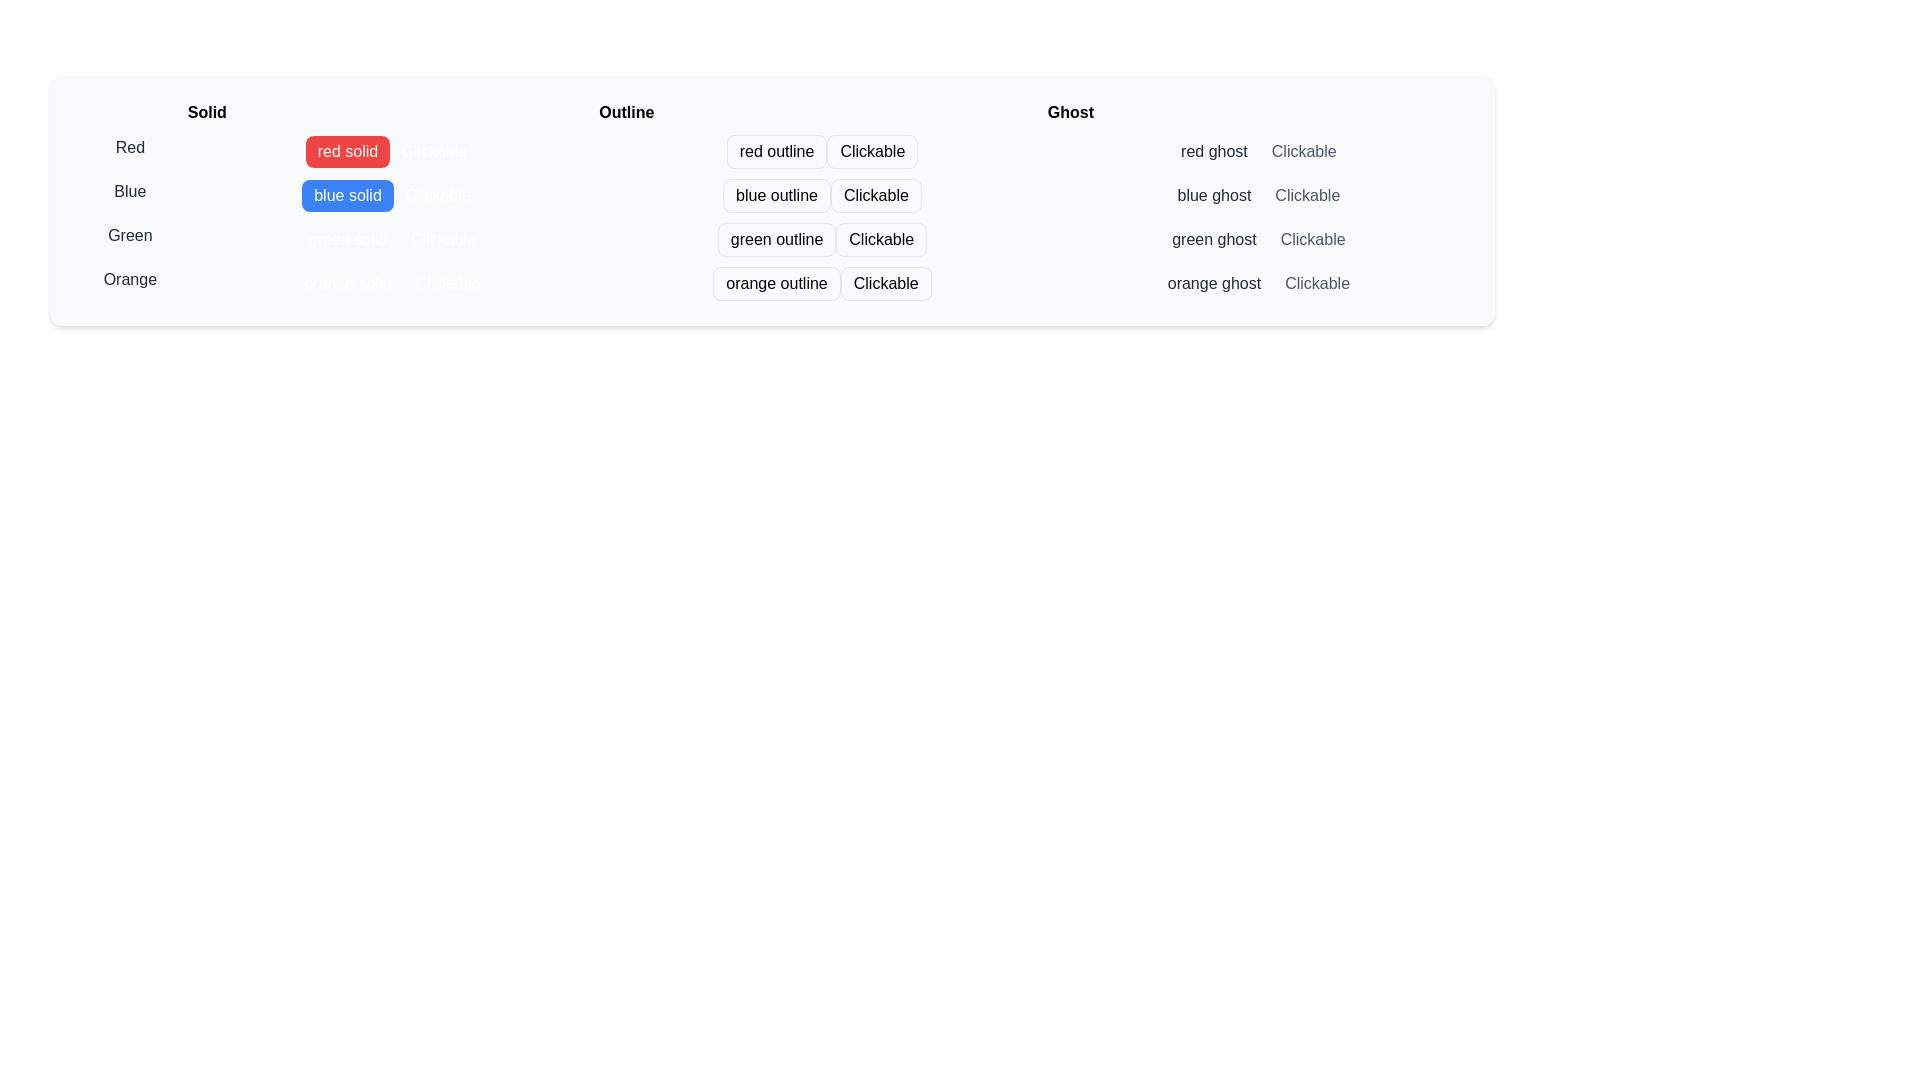  Describe the element at coordinates (1257, 146) in the screenshot. I see `the text label indicating 'red ghost' in the top row of the 'Ghost' column, which serves as a descriptor for the clickable elements below it` at that location.